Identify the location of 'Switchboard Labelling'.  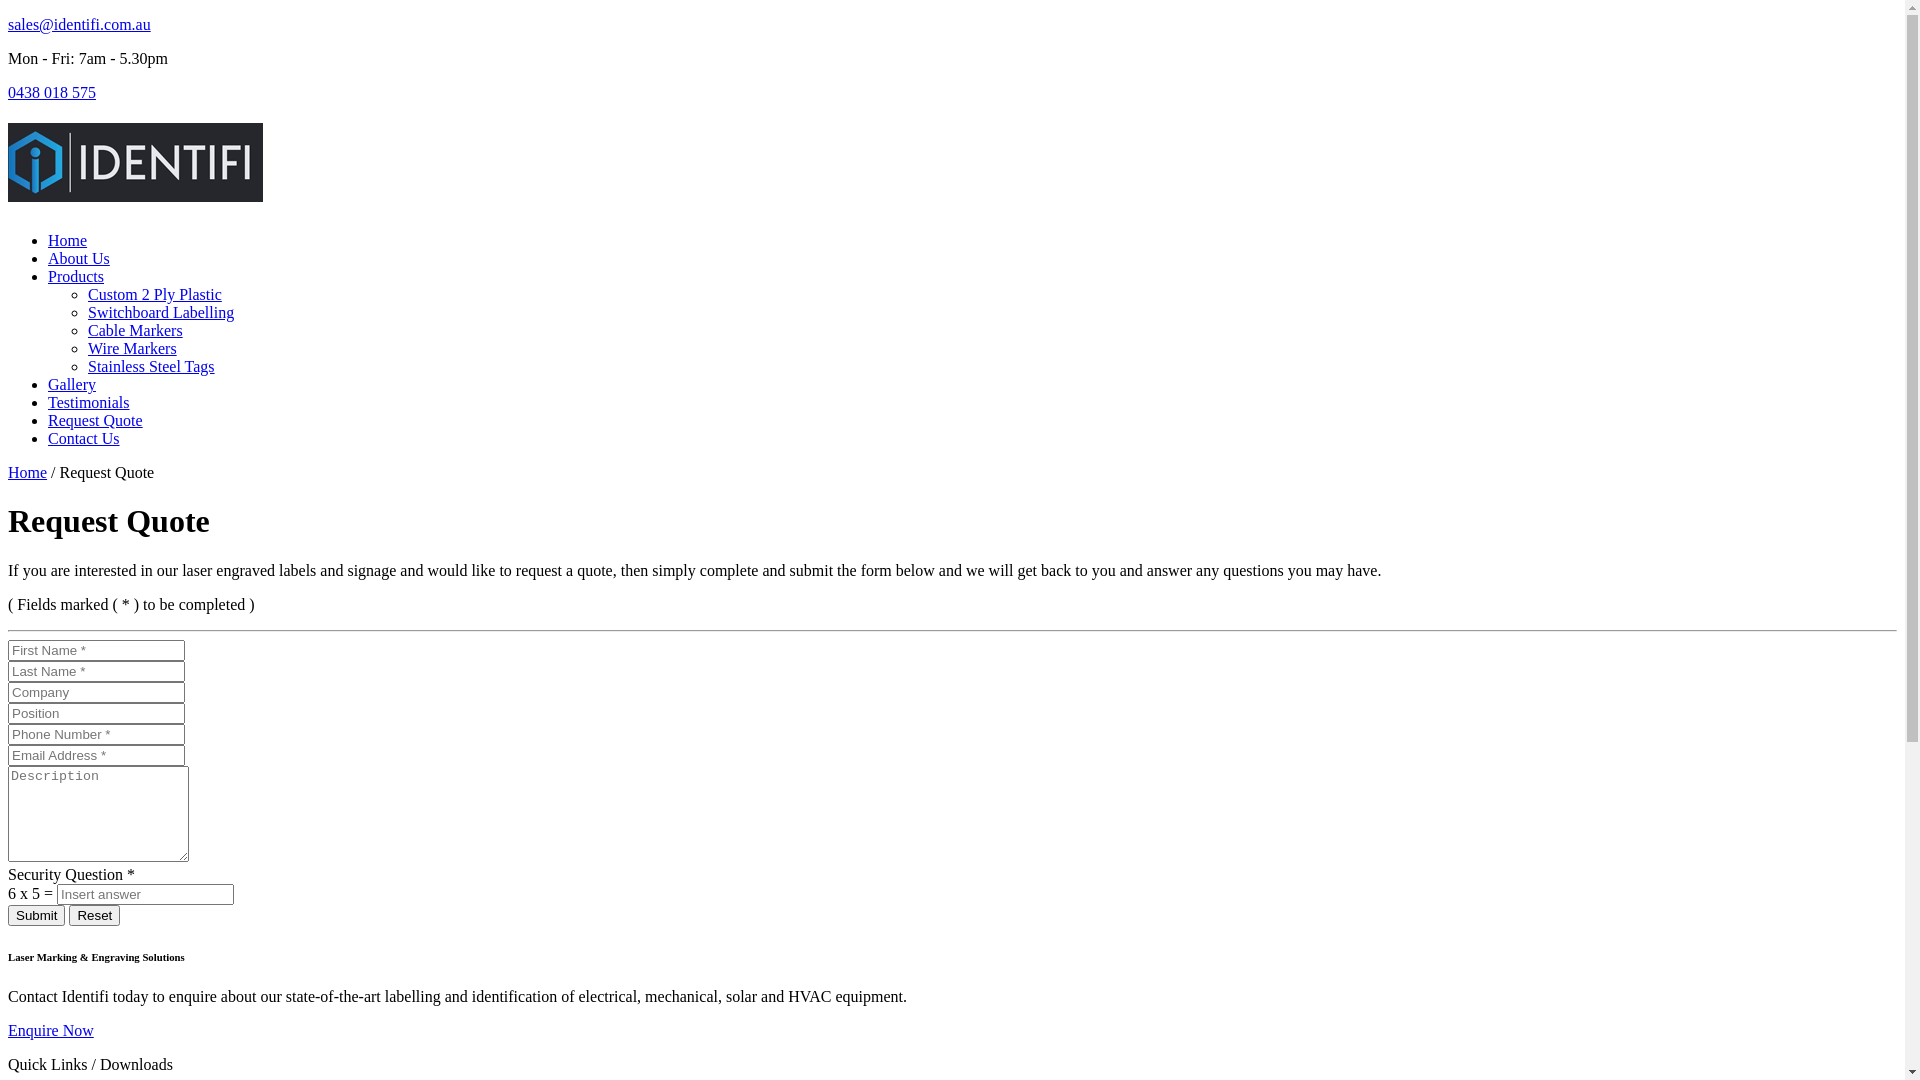
(161, 312).